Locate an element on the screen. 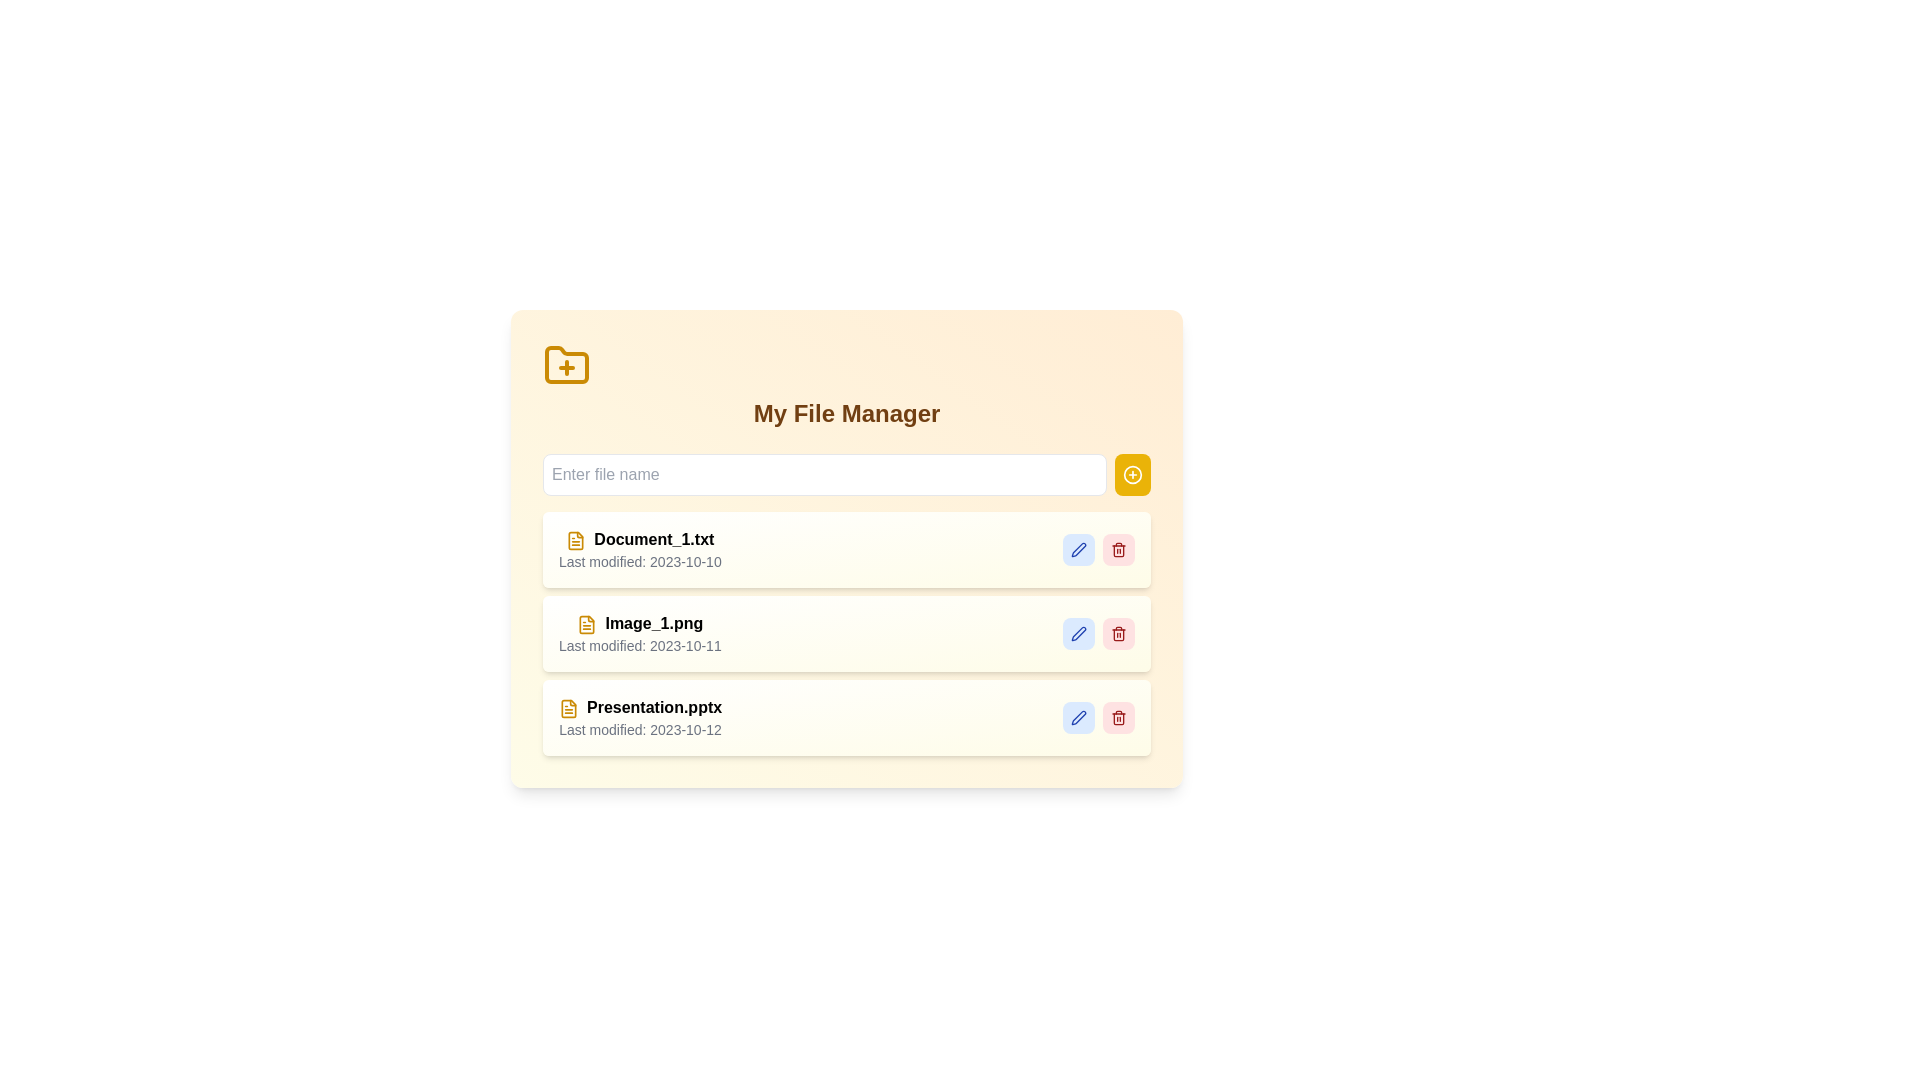  on the text label displaying the file name 'Presentation.pptx' is located at coordinates (654, 706).